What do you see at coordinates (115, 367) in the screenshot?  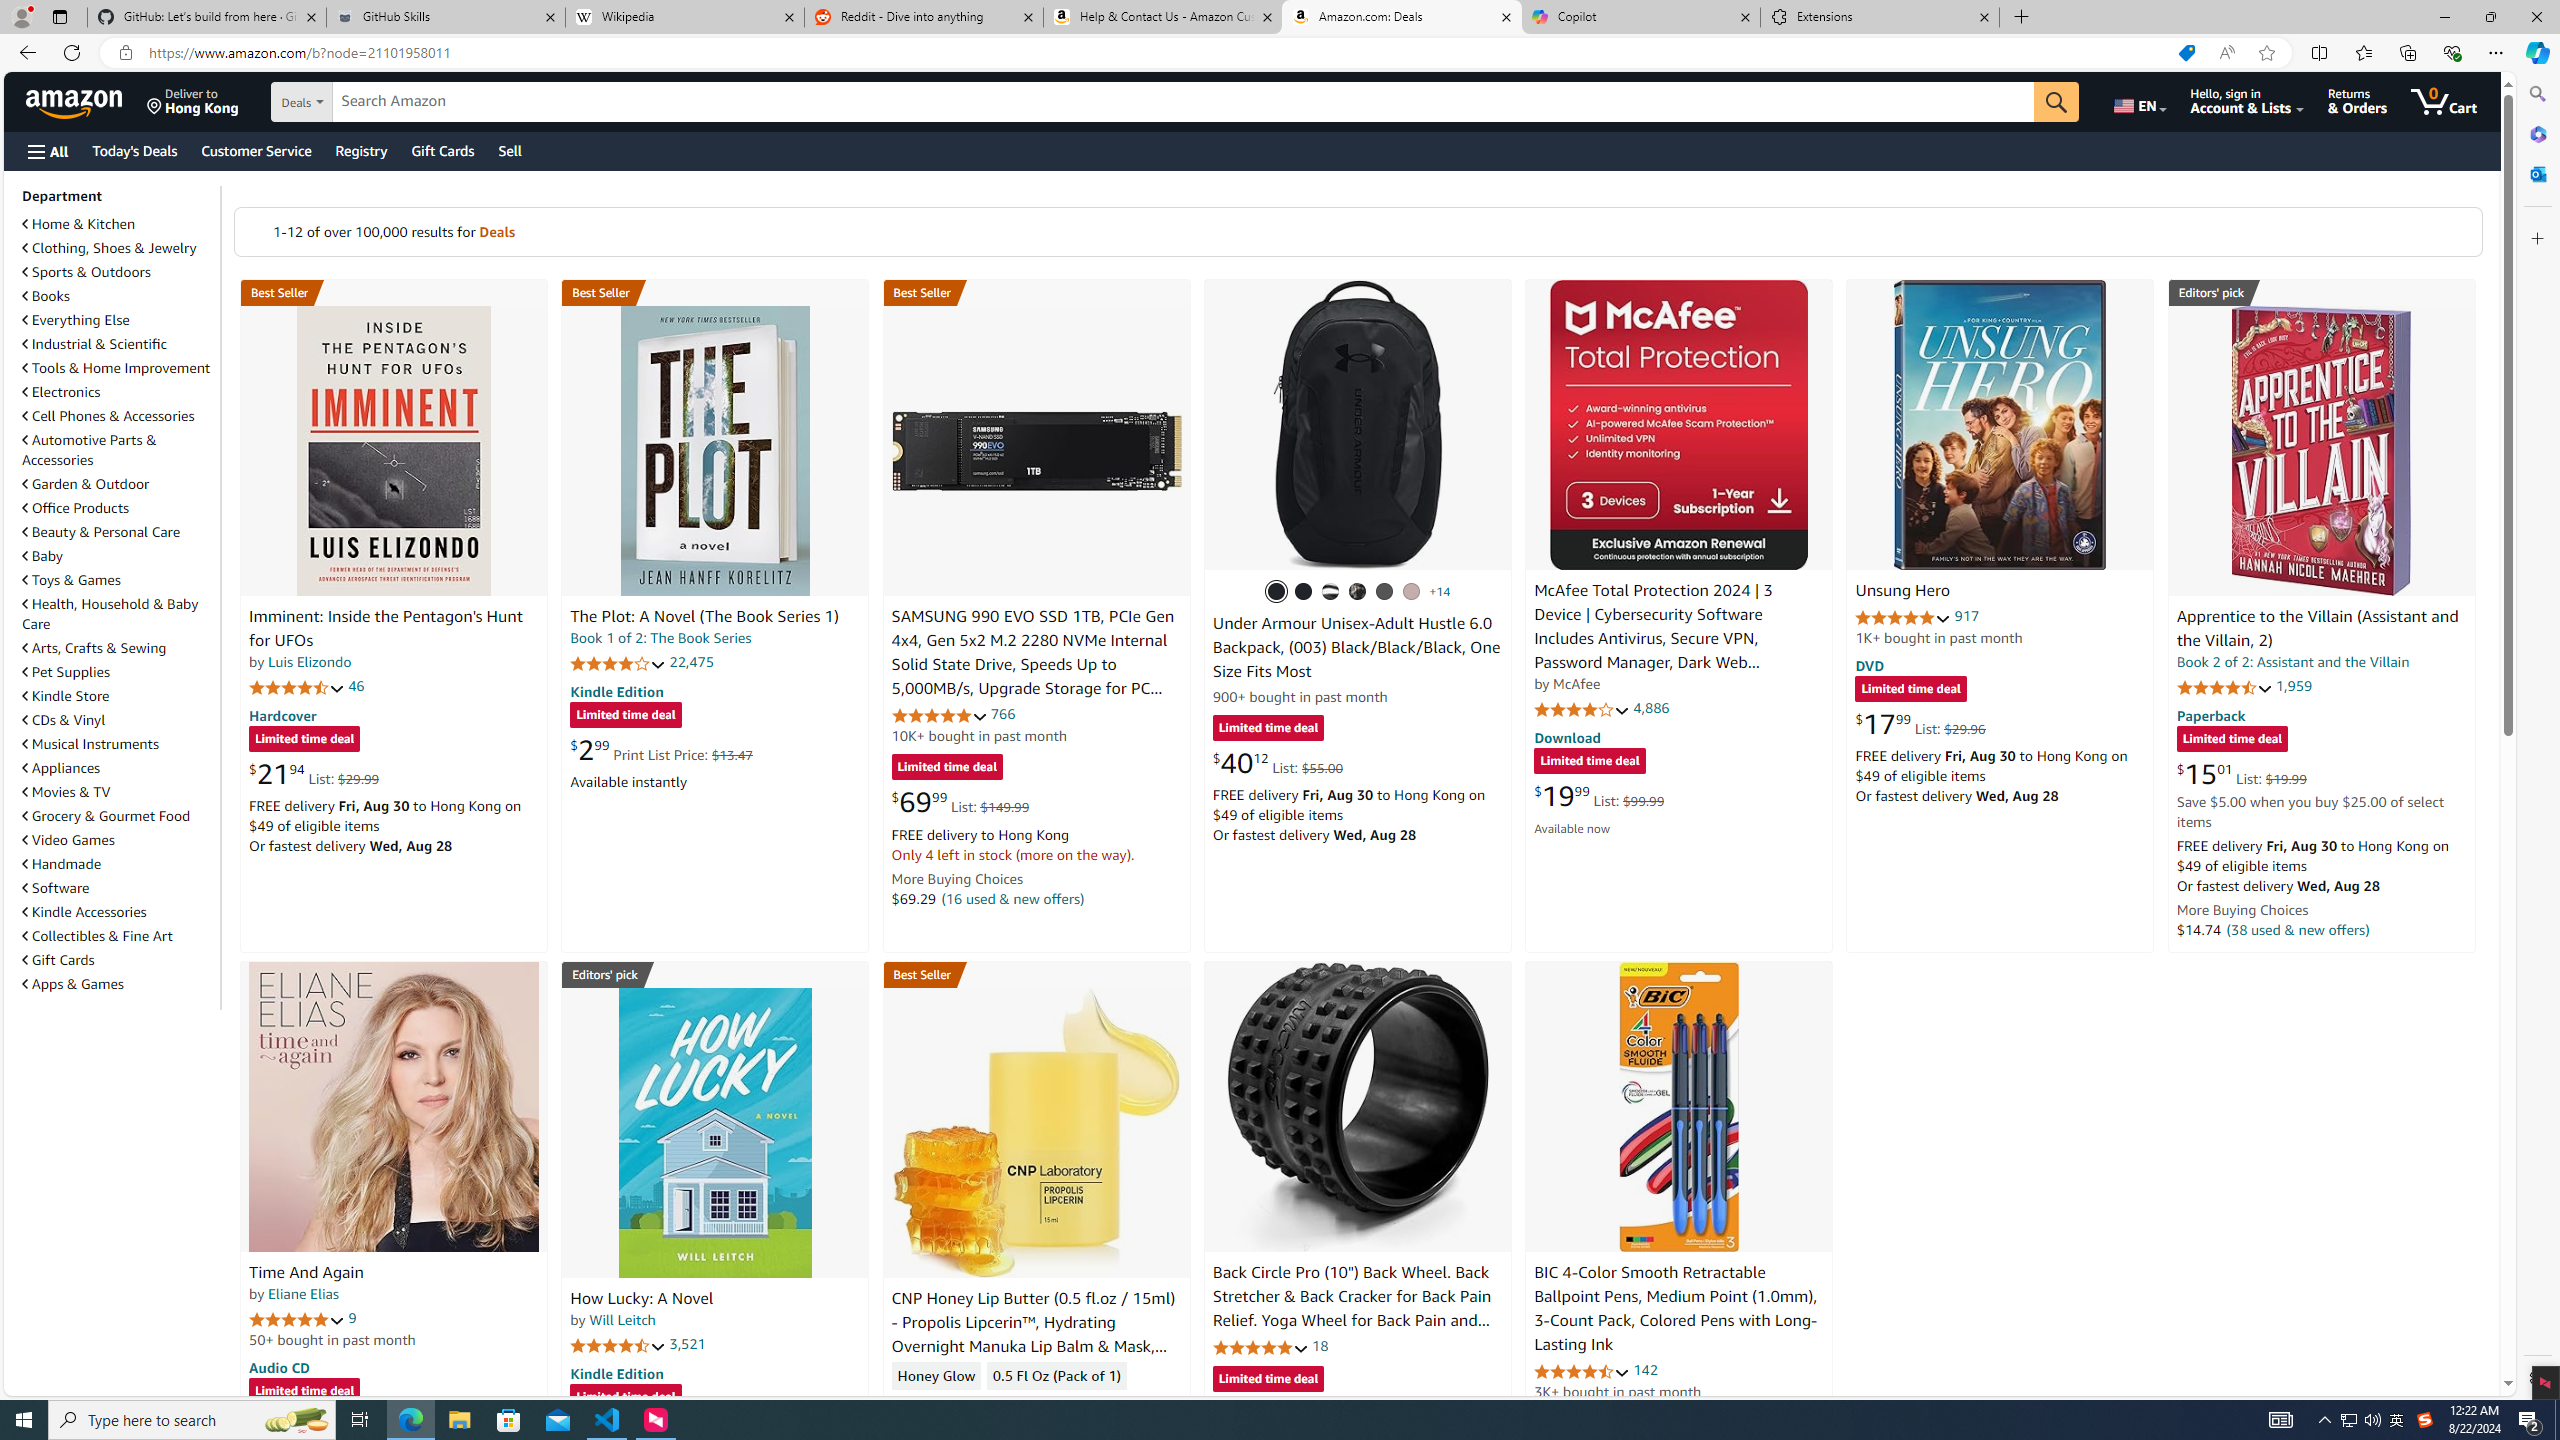 I see `'Tools & Home Improvement'` at bounding box center [115, 367].